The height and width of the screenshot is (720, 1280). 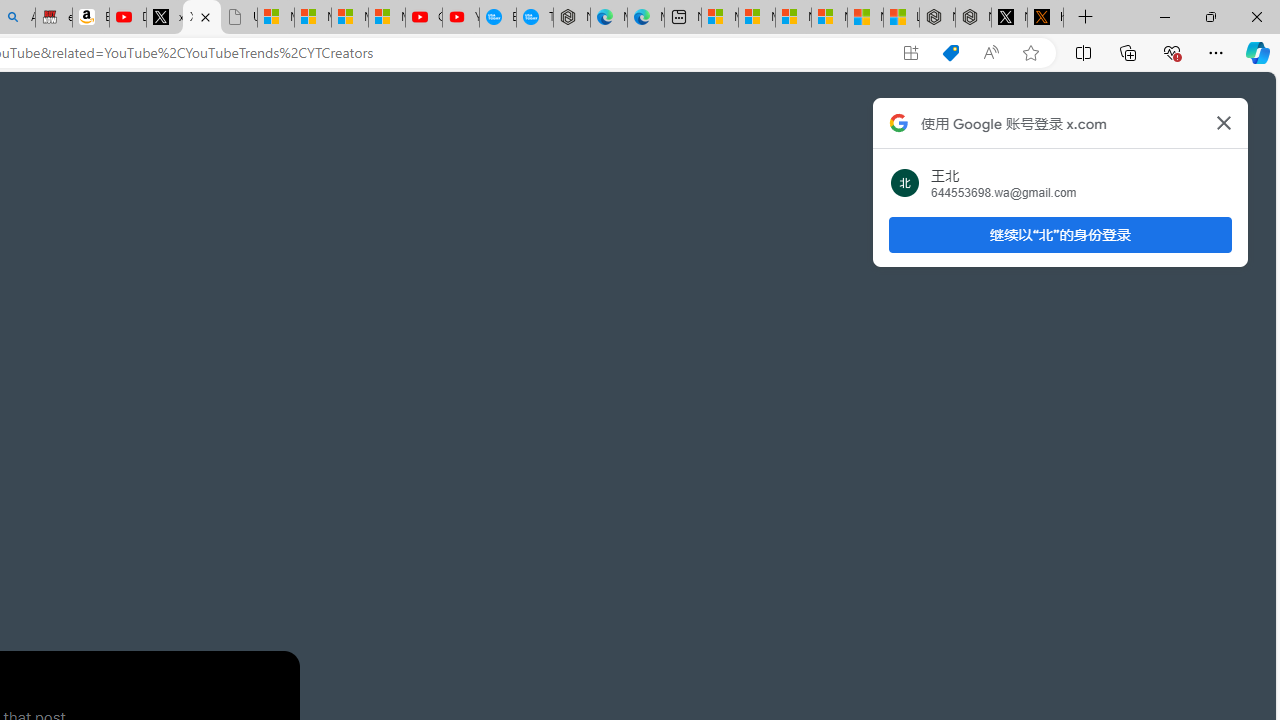 What do you see at coordinates (950, 52) in the screenshot?
I see `'Shopping in Microsoft Edge'` at bounding box center [950, 52].